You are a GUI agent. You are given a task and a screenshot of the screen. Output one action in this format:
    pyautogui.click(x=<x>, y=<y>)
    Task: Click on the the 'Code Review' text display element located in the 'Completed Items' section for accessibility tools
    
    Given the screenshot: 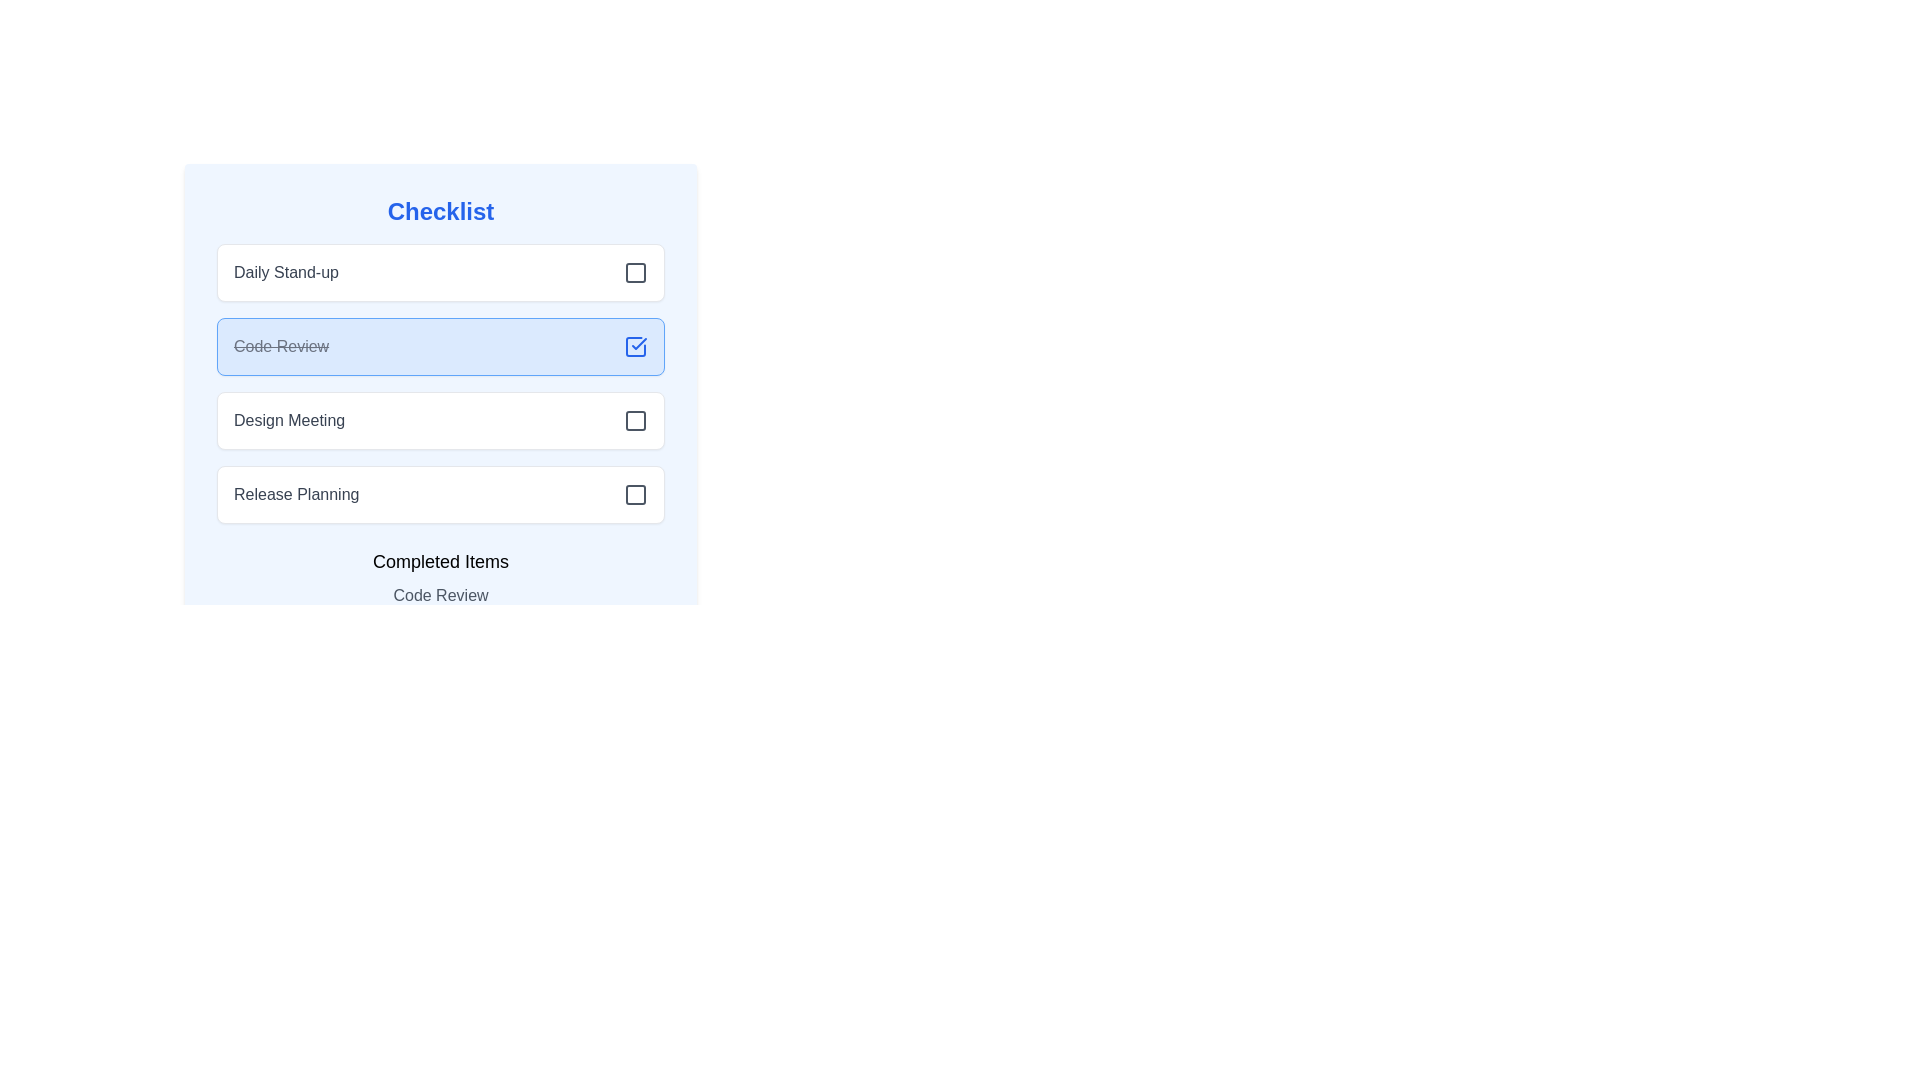 What is the action you would take?
    pyautogui.click(x=440, y=595)
    